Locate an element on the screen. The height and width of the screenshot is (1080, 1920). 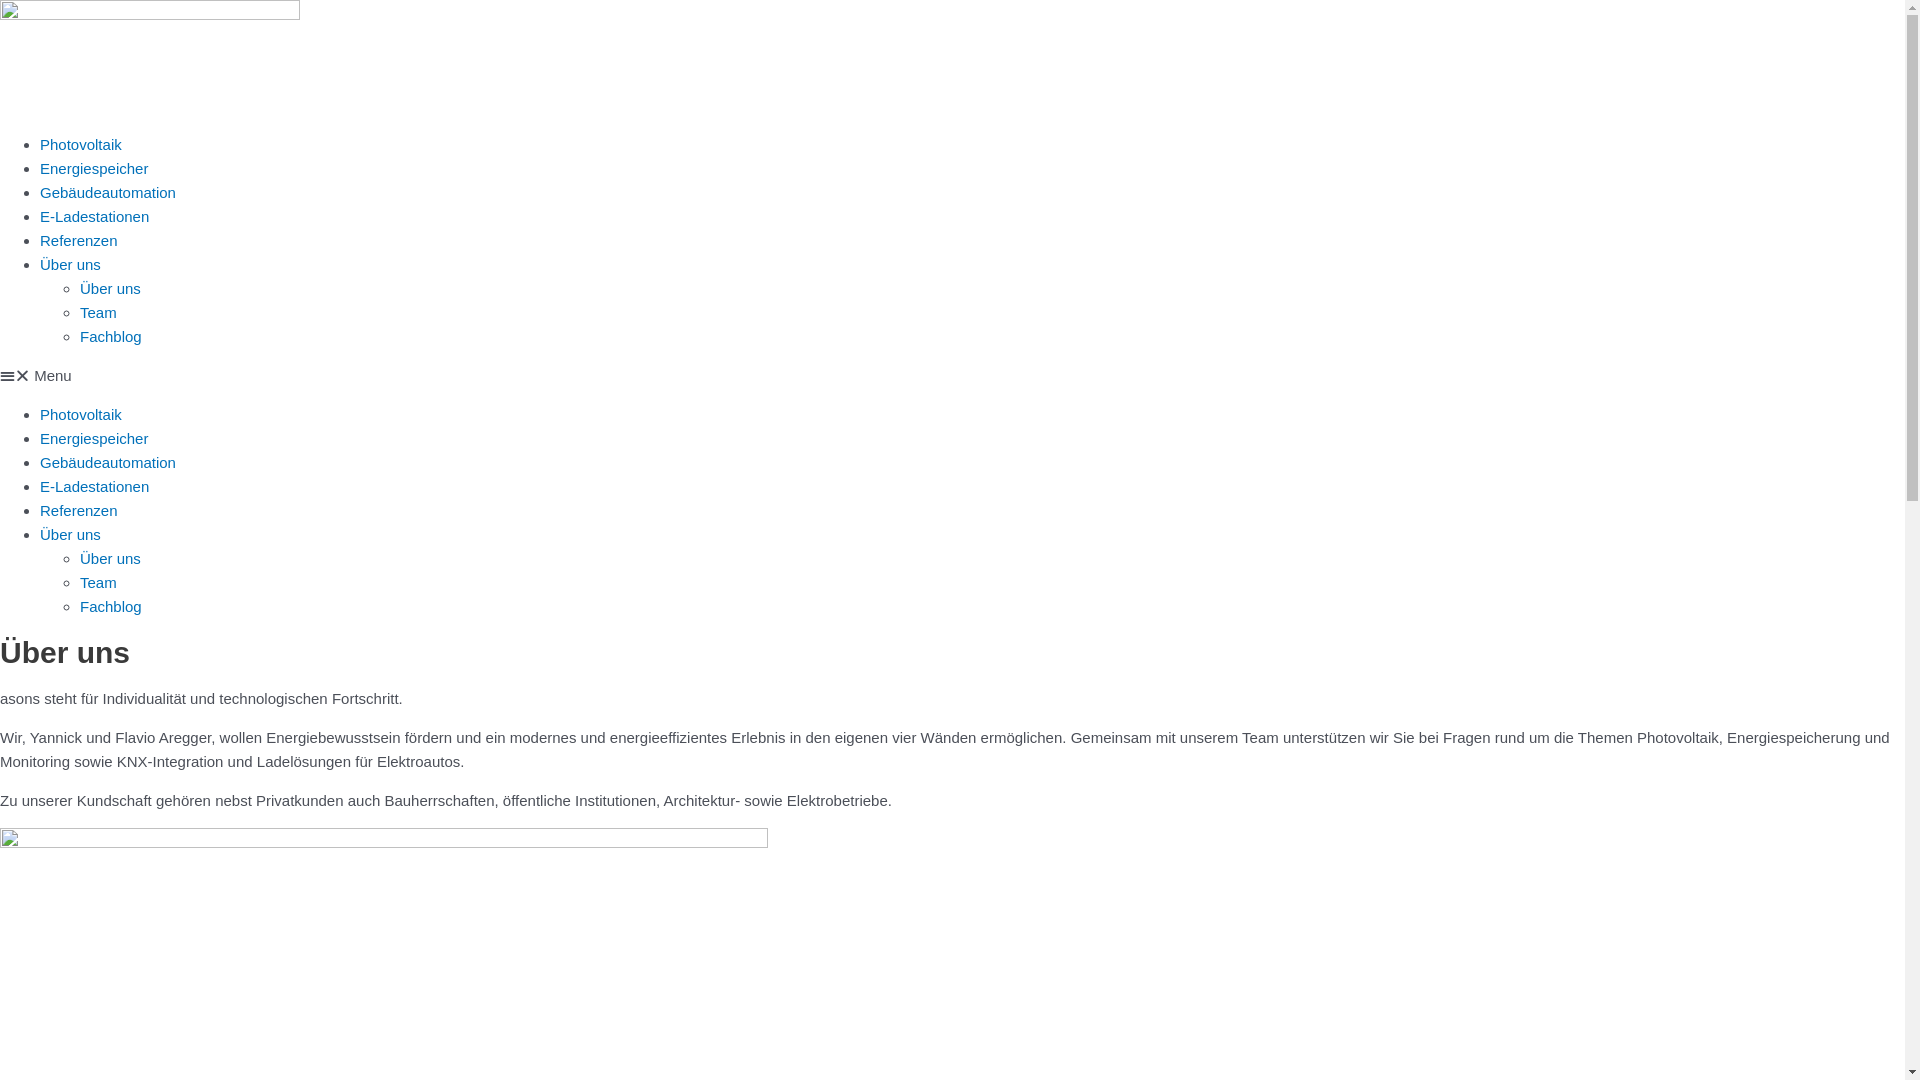
'Energiespeicher' is located at coordinates (93, 437).